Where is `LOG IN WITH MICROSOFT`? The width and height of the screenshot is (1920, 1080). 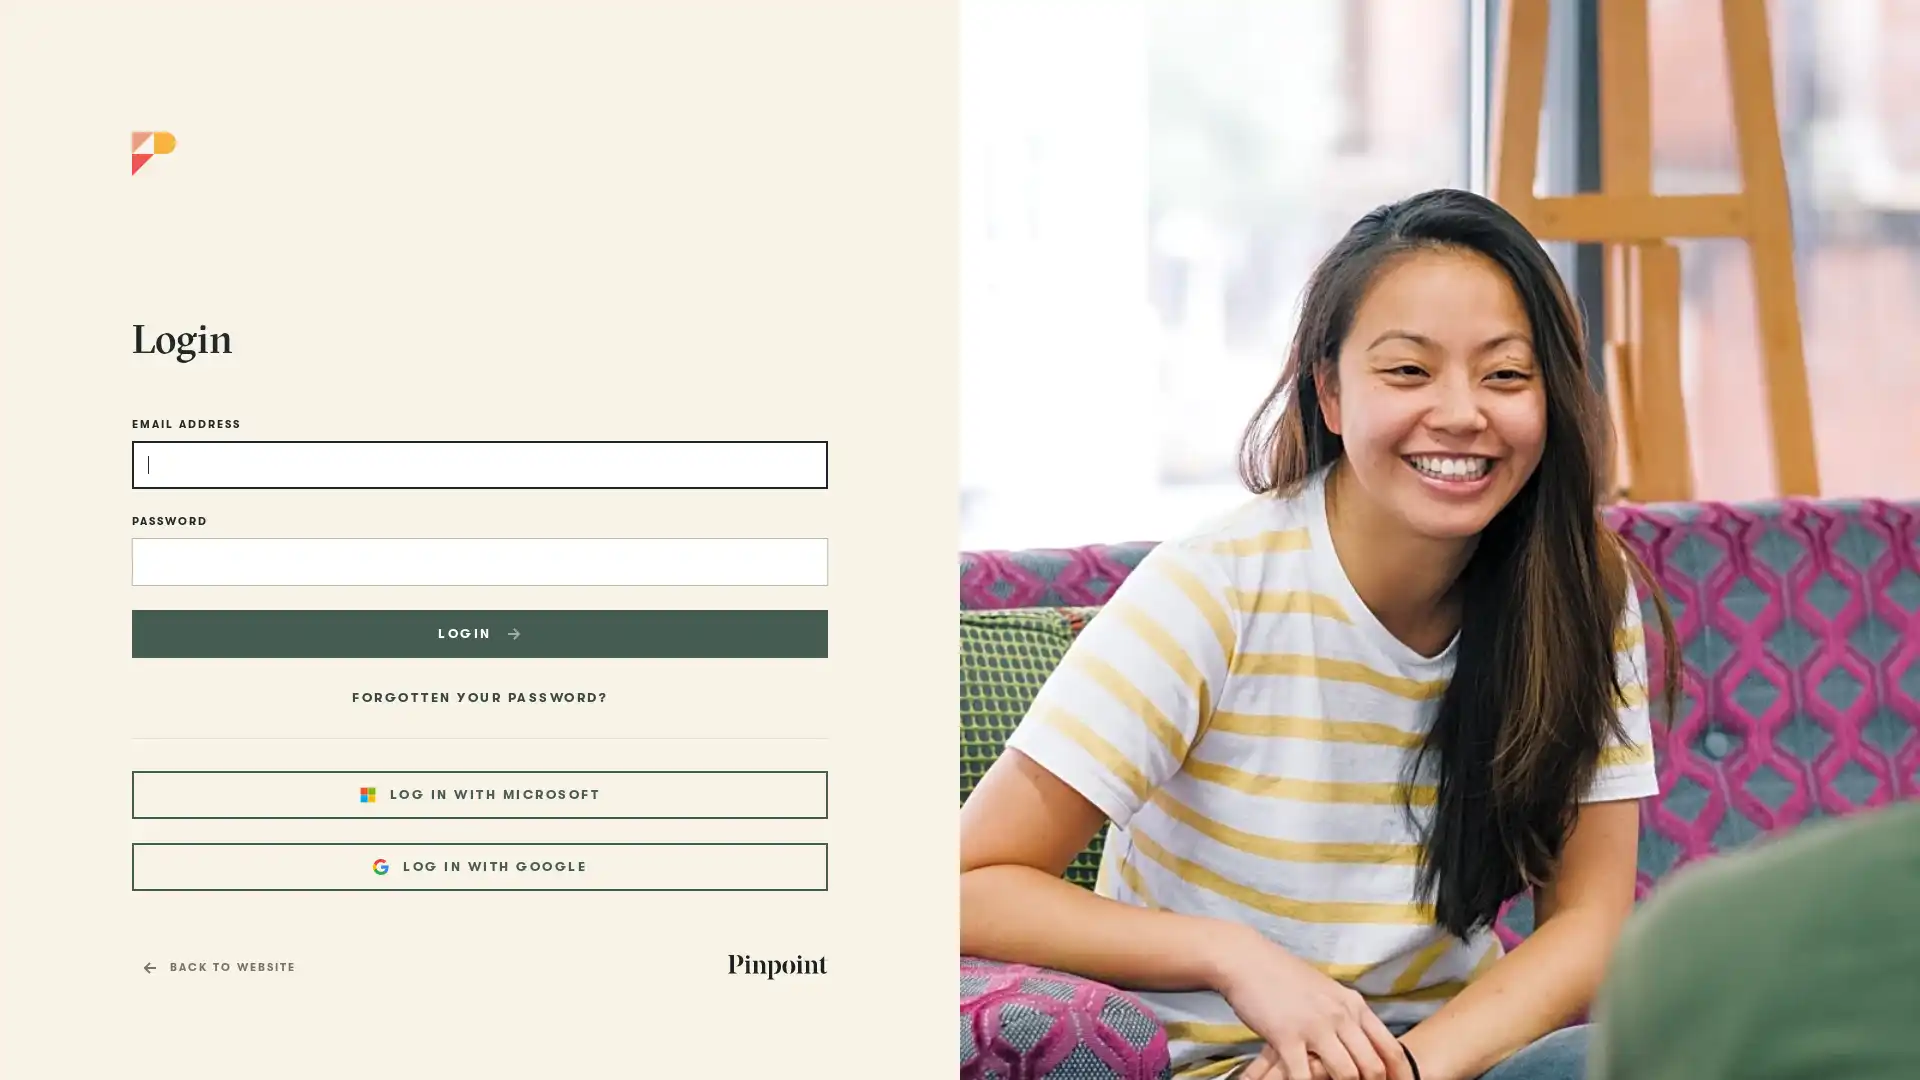
LOG IN WITH MICROSOFT is located at coordinates (478, 793).